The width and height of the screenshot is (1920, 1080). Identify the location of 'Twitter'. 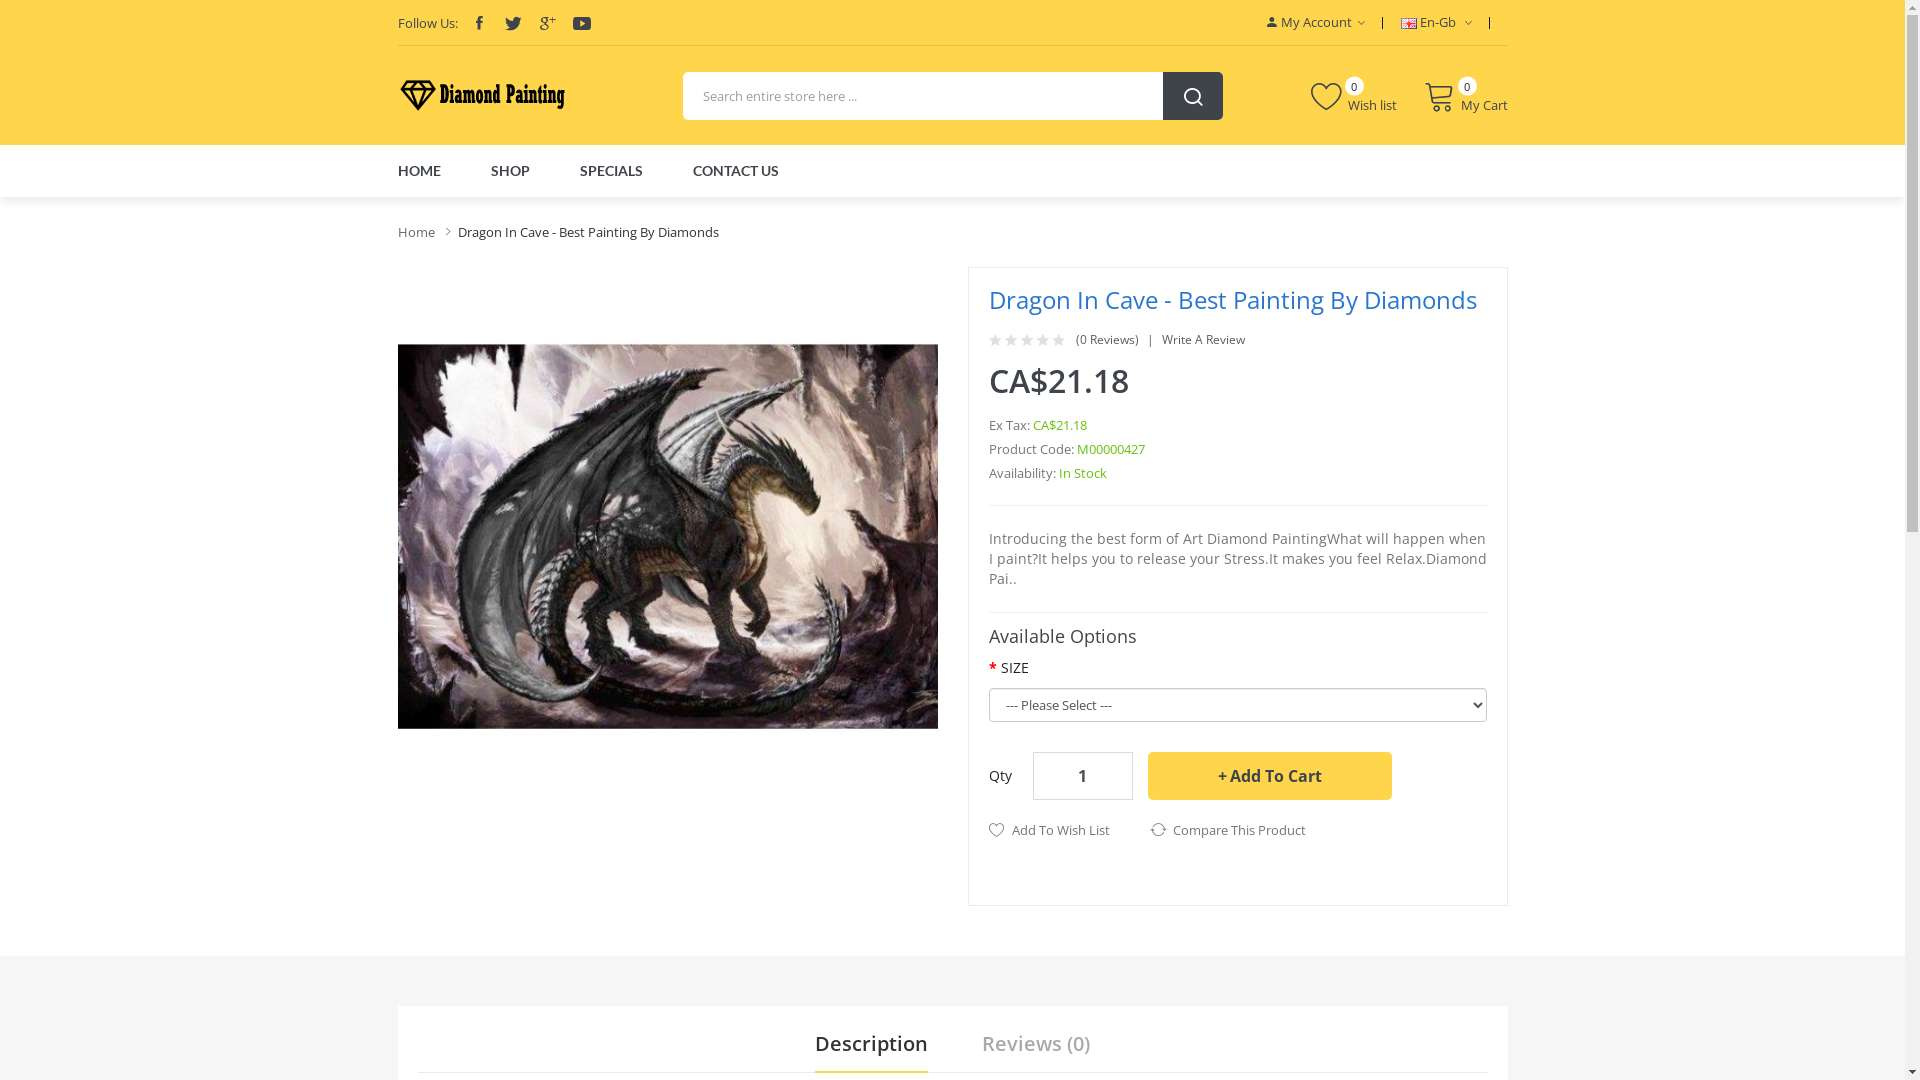
(513, 23).